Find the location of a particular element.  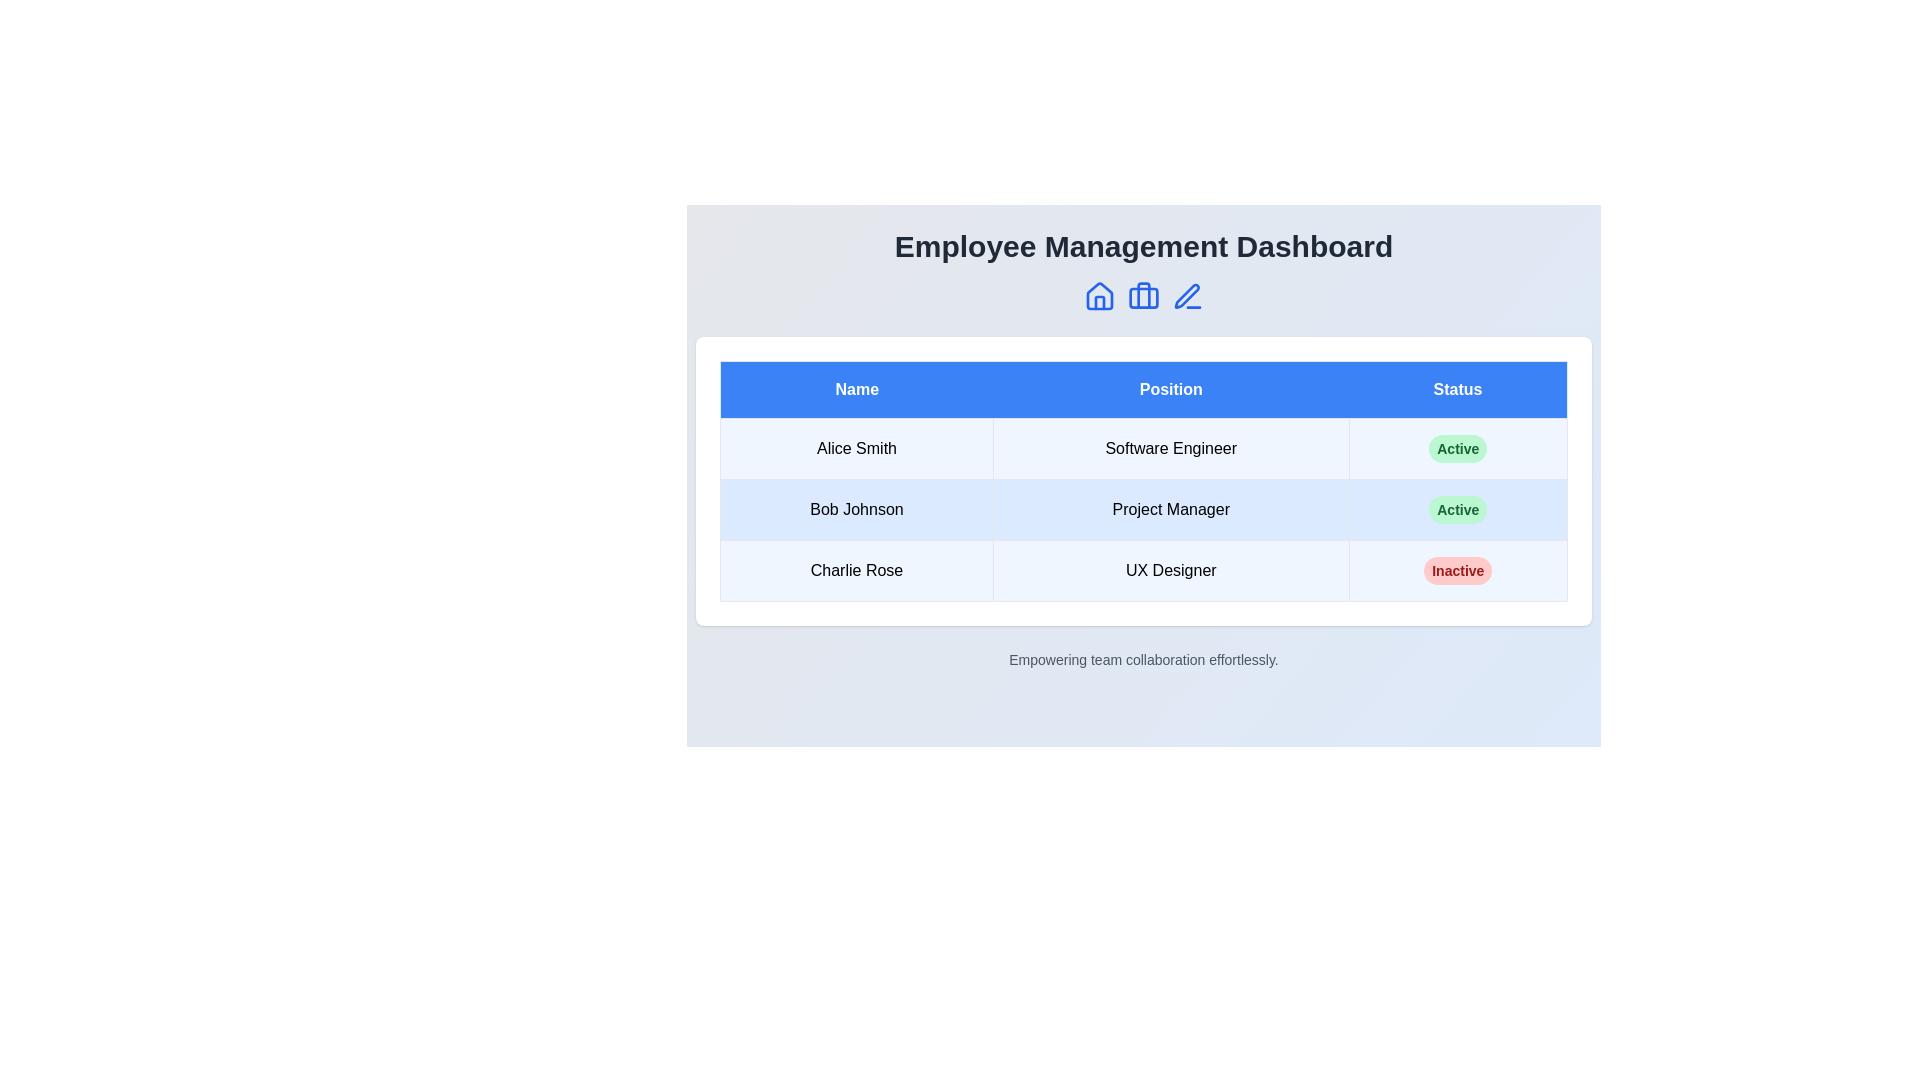

the Table Header Row is located at coordinates (1143, 389).